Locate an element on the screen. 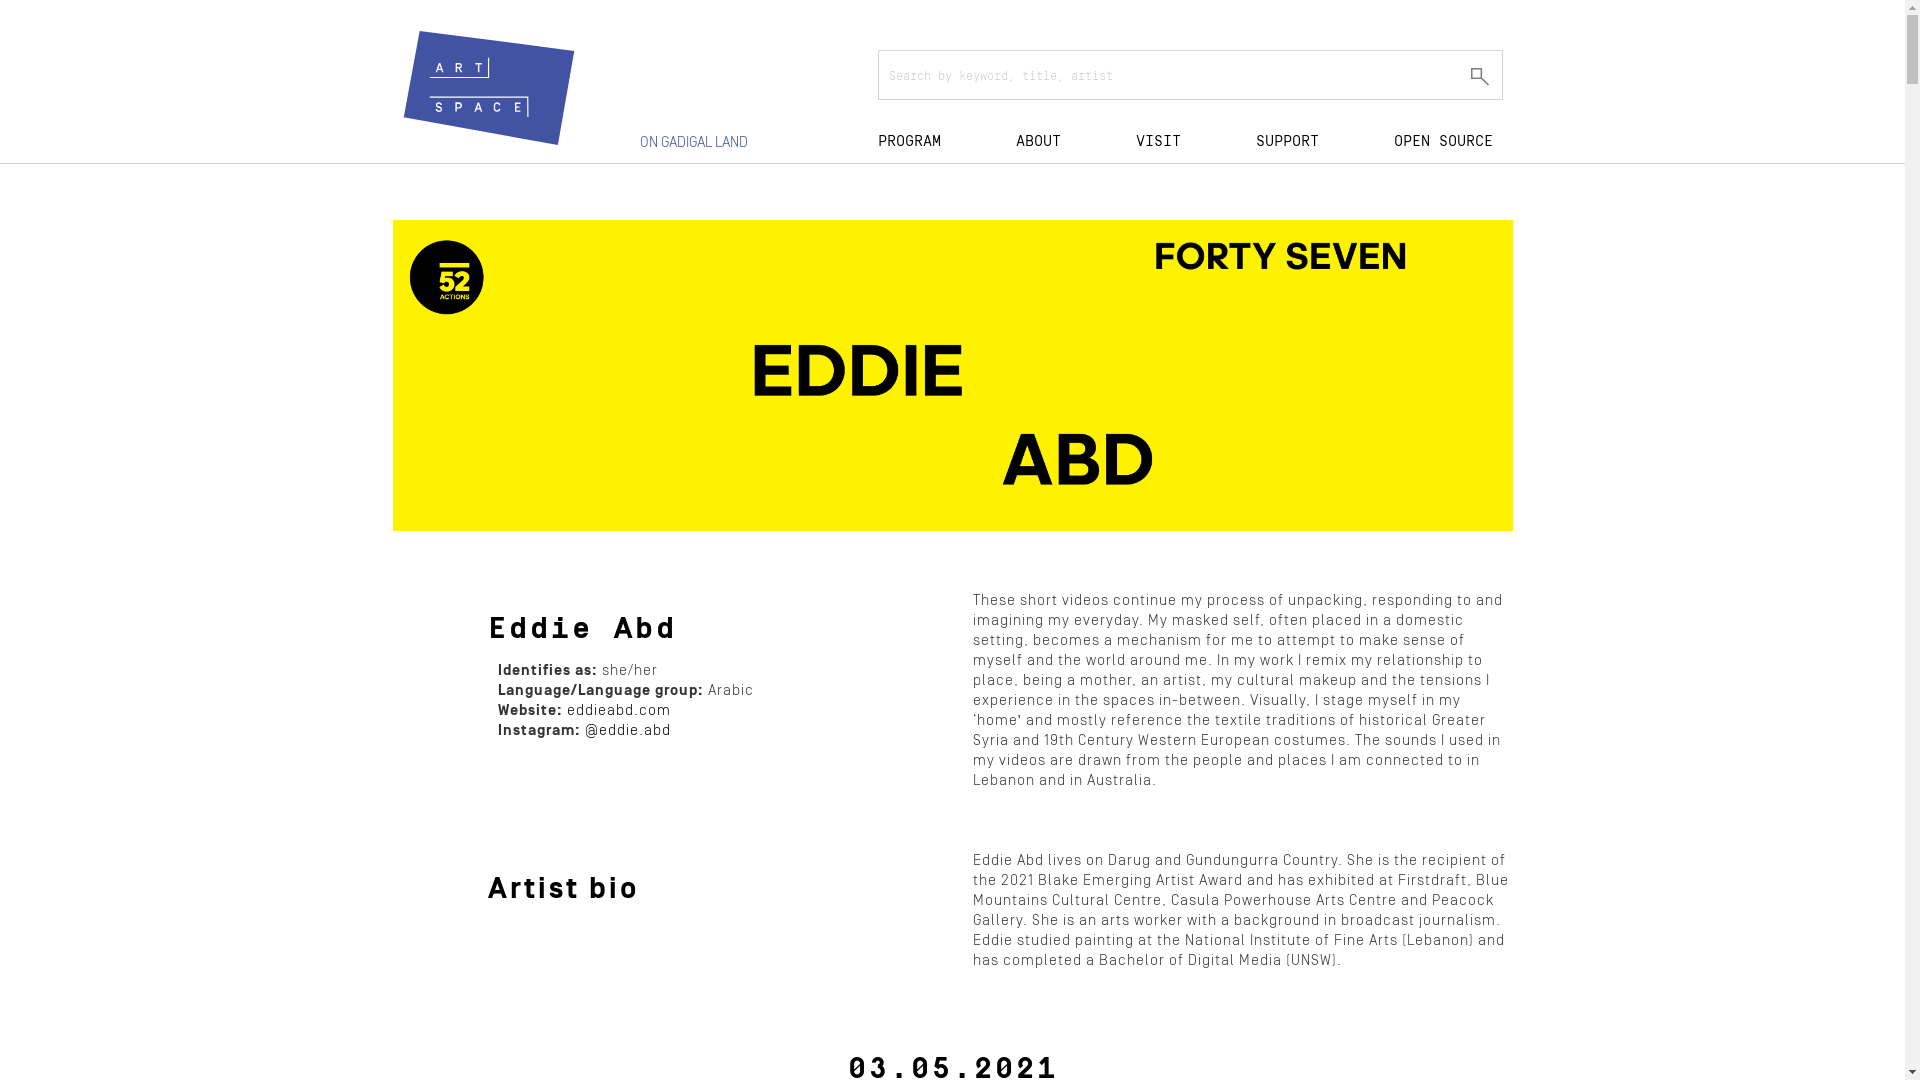 This screenshot has width=1920, height=1080. 'ABOUT' is located at coordinates (1016, 138).